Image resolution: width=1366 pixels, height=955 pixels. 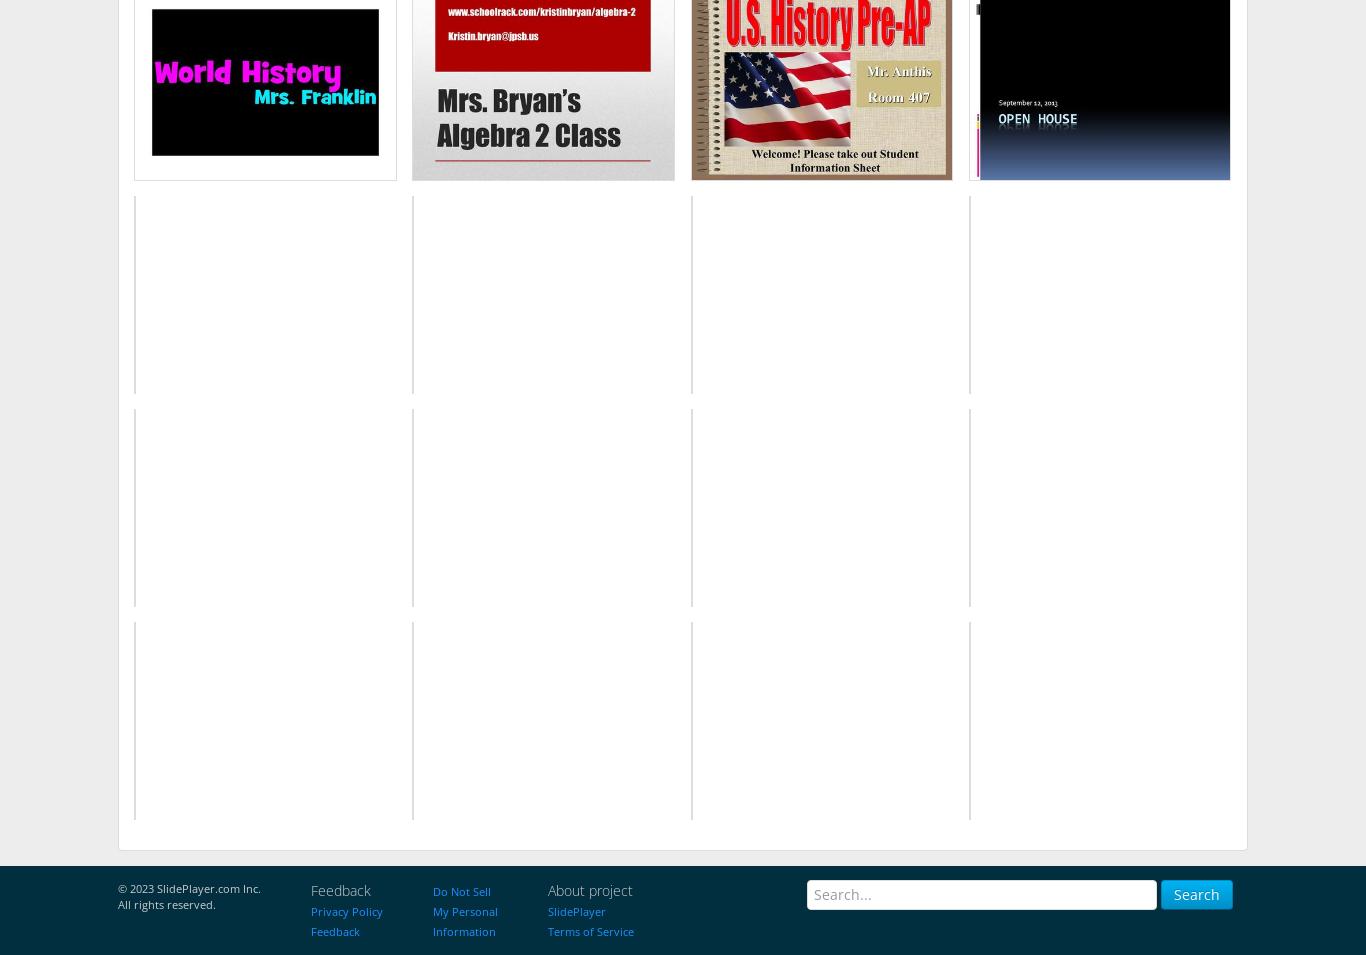 I want to click on 'Mrs. Bryan’s Algebra 2 Class', so click(x=543, y=85).